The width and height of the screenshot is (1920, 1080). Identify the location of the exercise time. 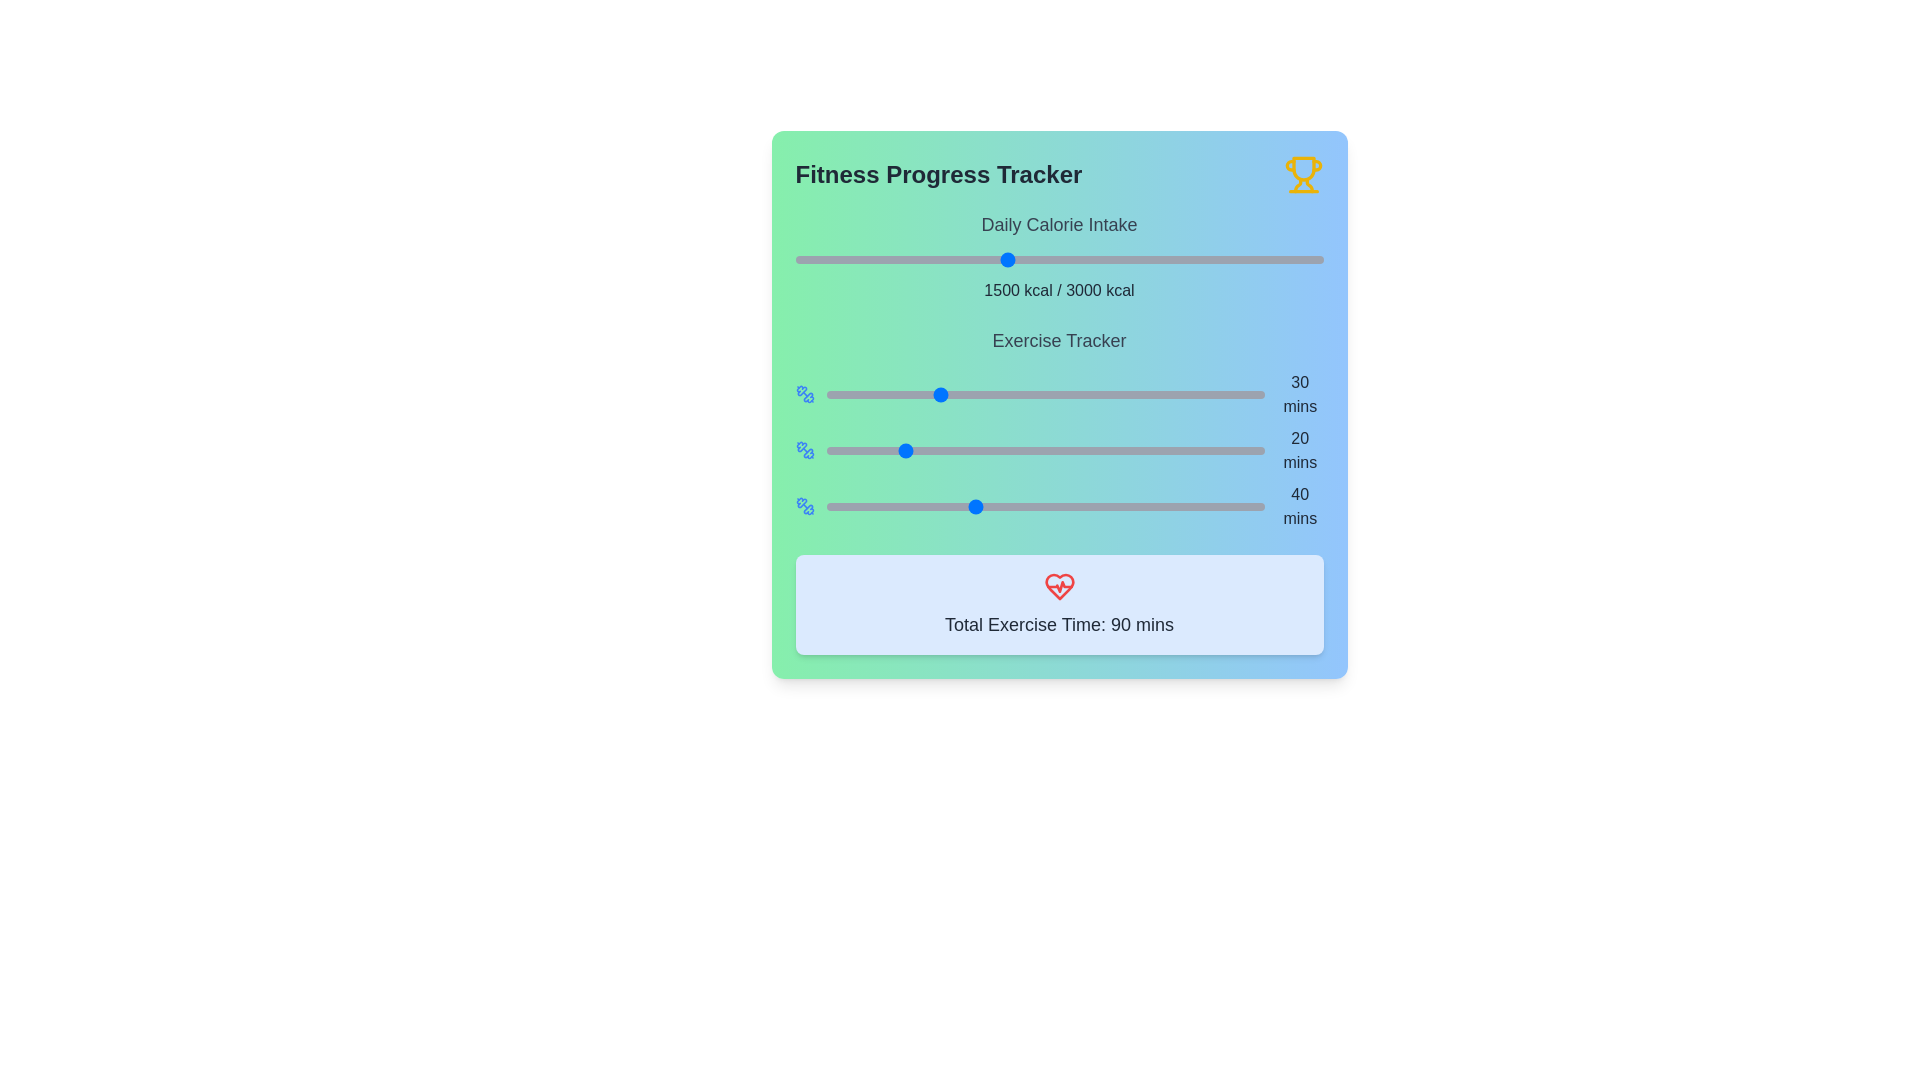
(976, 394).